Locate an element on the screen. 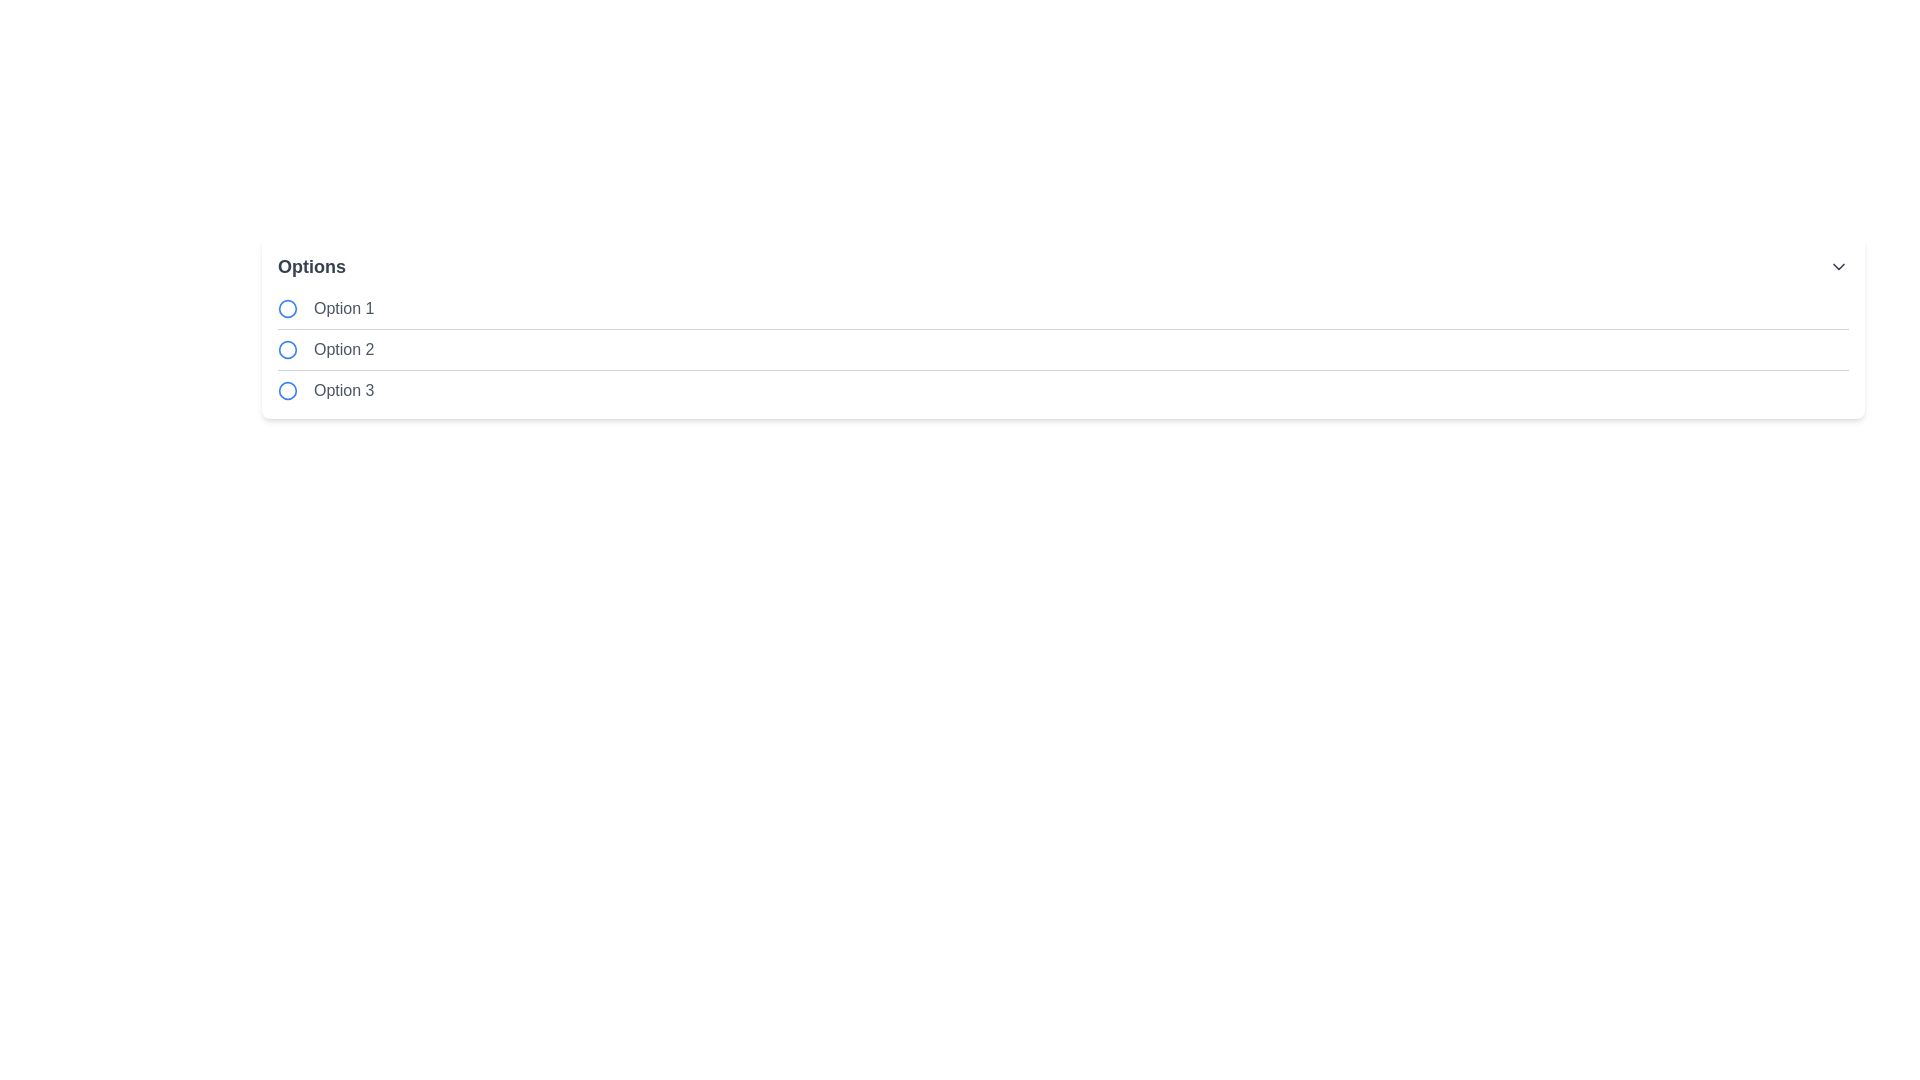 The width and height of the screenshot is (1920, 1080). the radio button in the second option of the list to indicate selection is located at coordinates (287, 349).